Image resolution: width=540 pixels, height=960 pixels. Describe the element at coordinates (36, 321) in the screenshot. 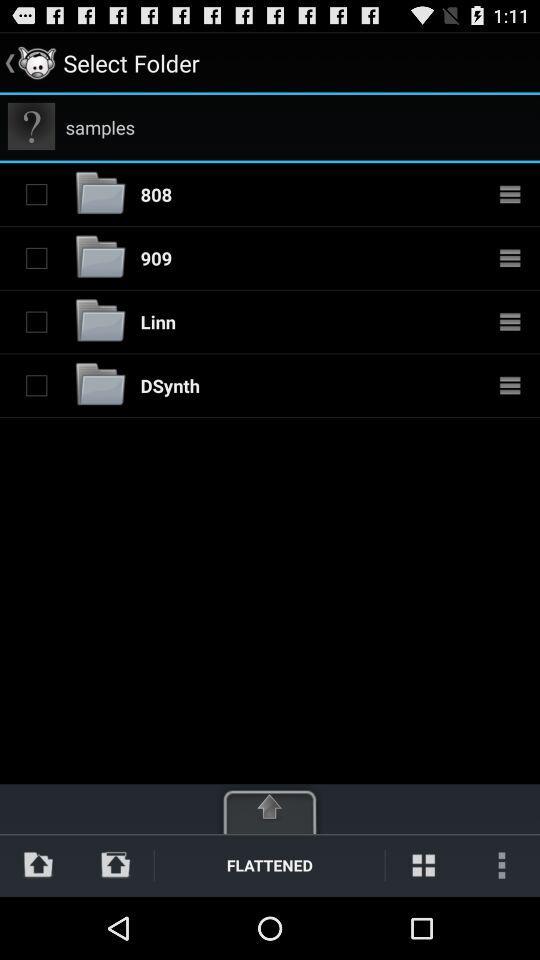

I see `check to select folder` at that location.